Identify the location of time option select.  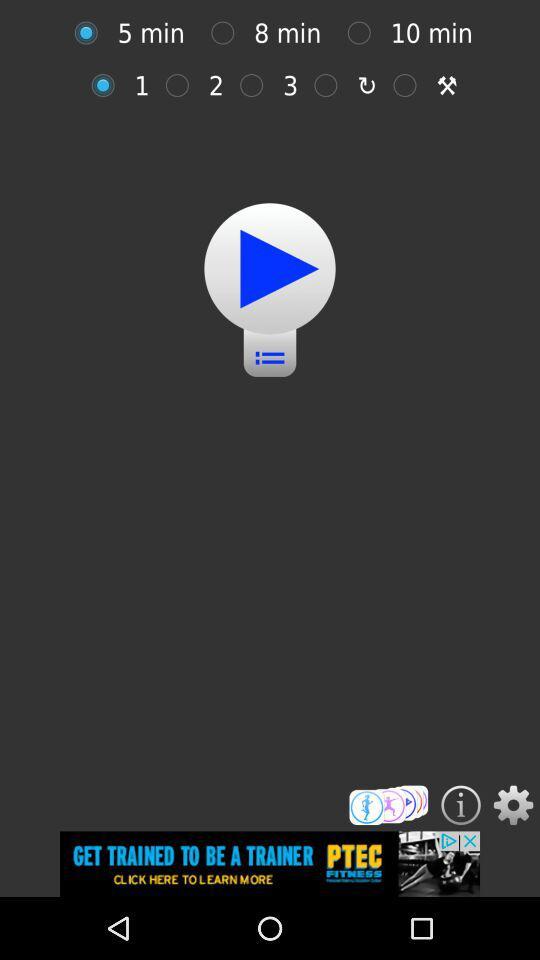
(226, 32).